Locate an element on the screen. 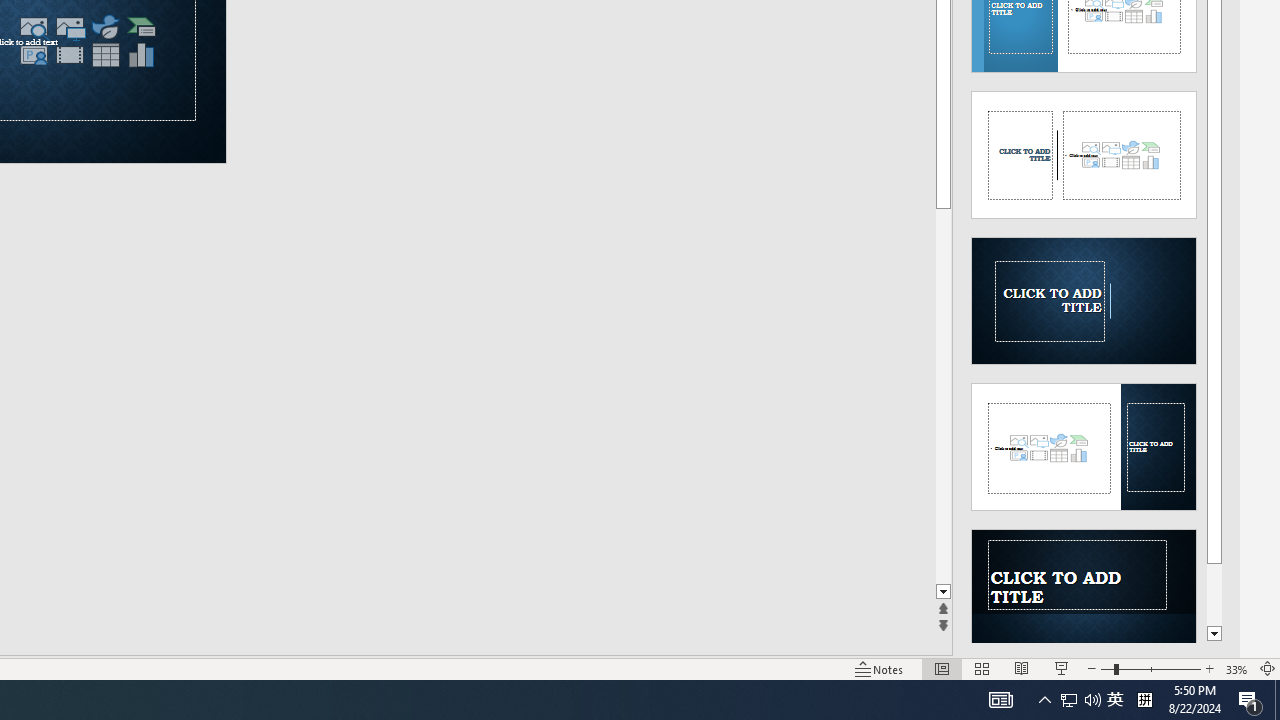  'Insert Chart' is located at coordinates (140, 54).